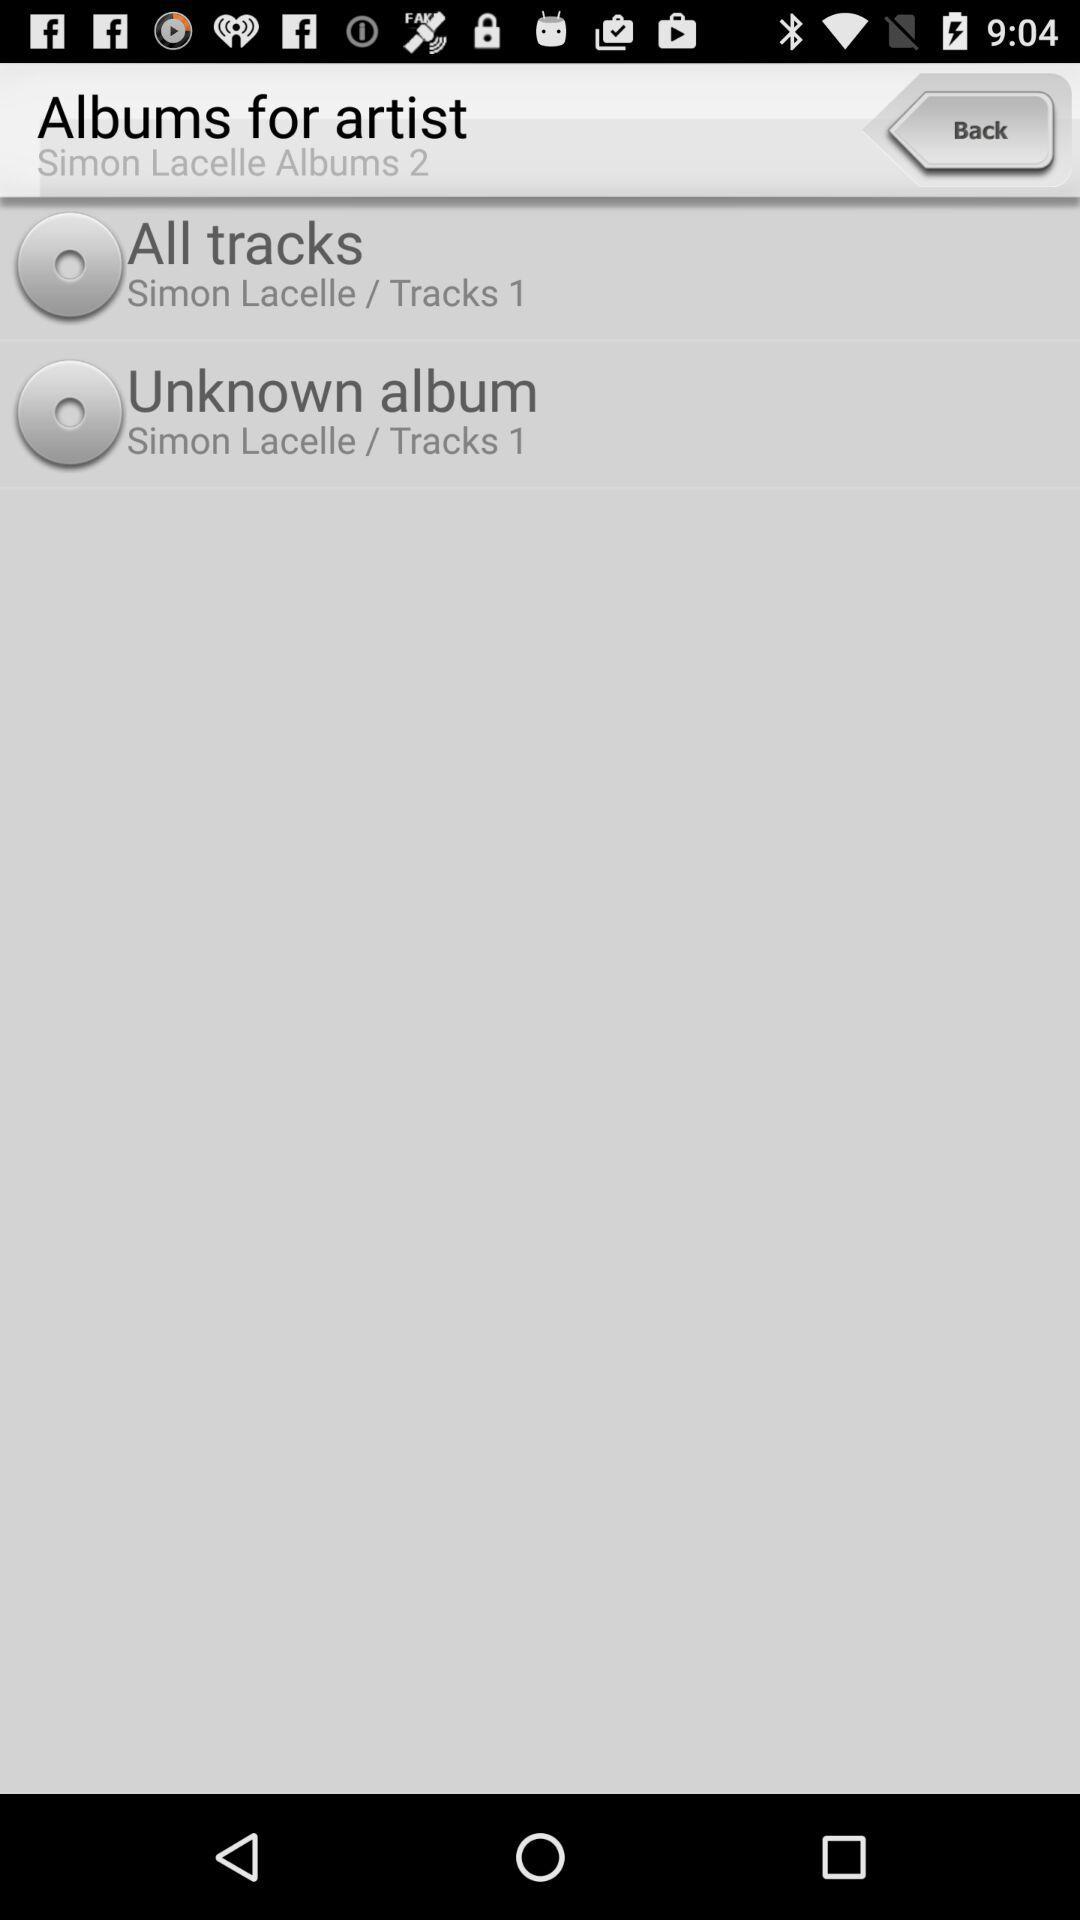  What do you see at coordinates (965, 129) in the screenshot?
I see `the item to the right of the albums for artist` at bounding box center [965, 129].